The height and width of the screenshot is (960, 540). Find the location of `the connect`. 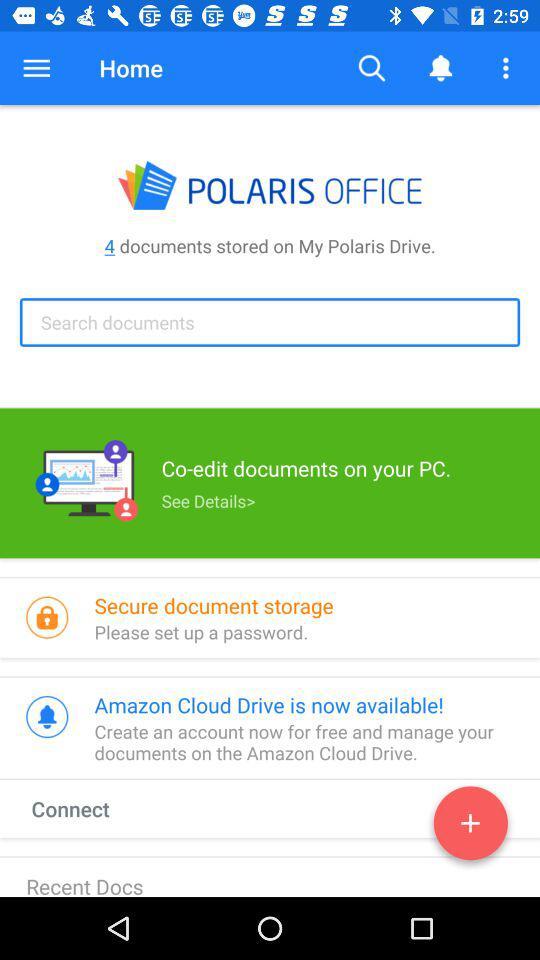

the connect is located at coordinates (88, 808).